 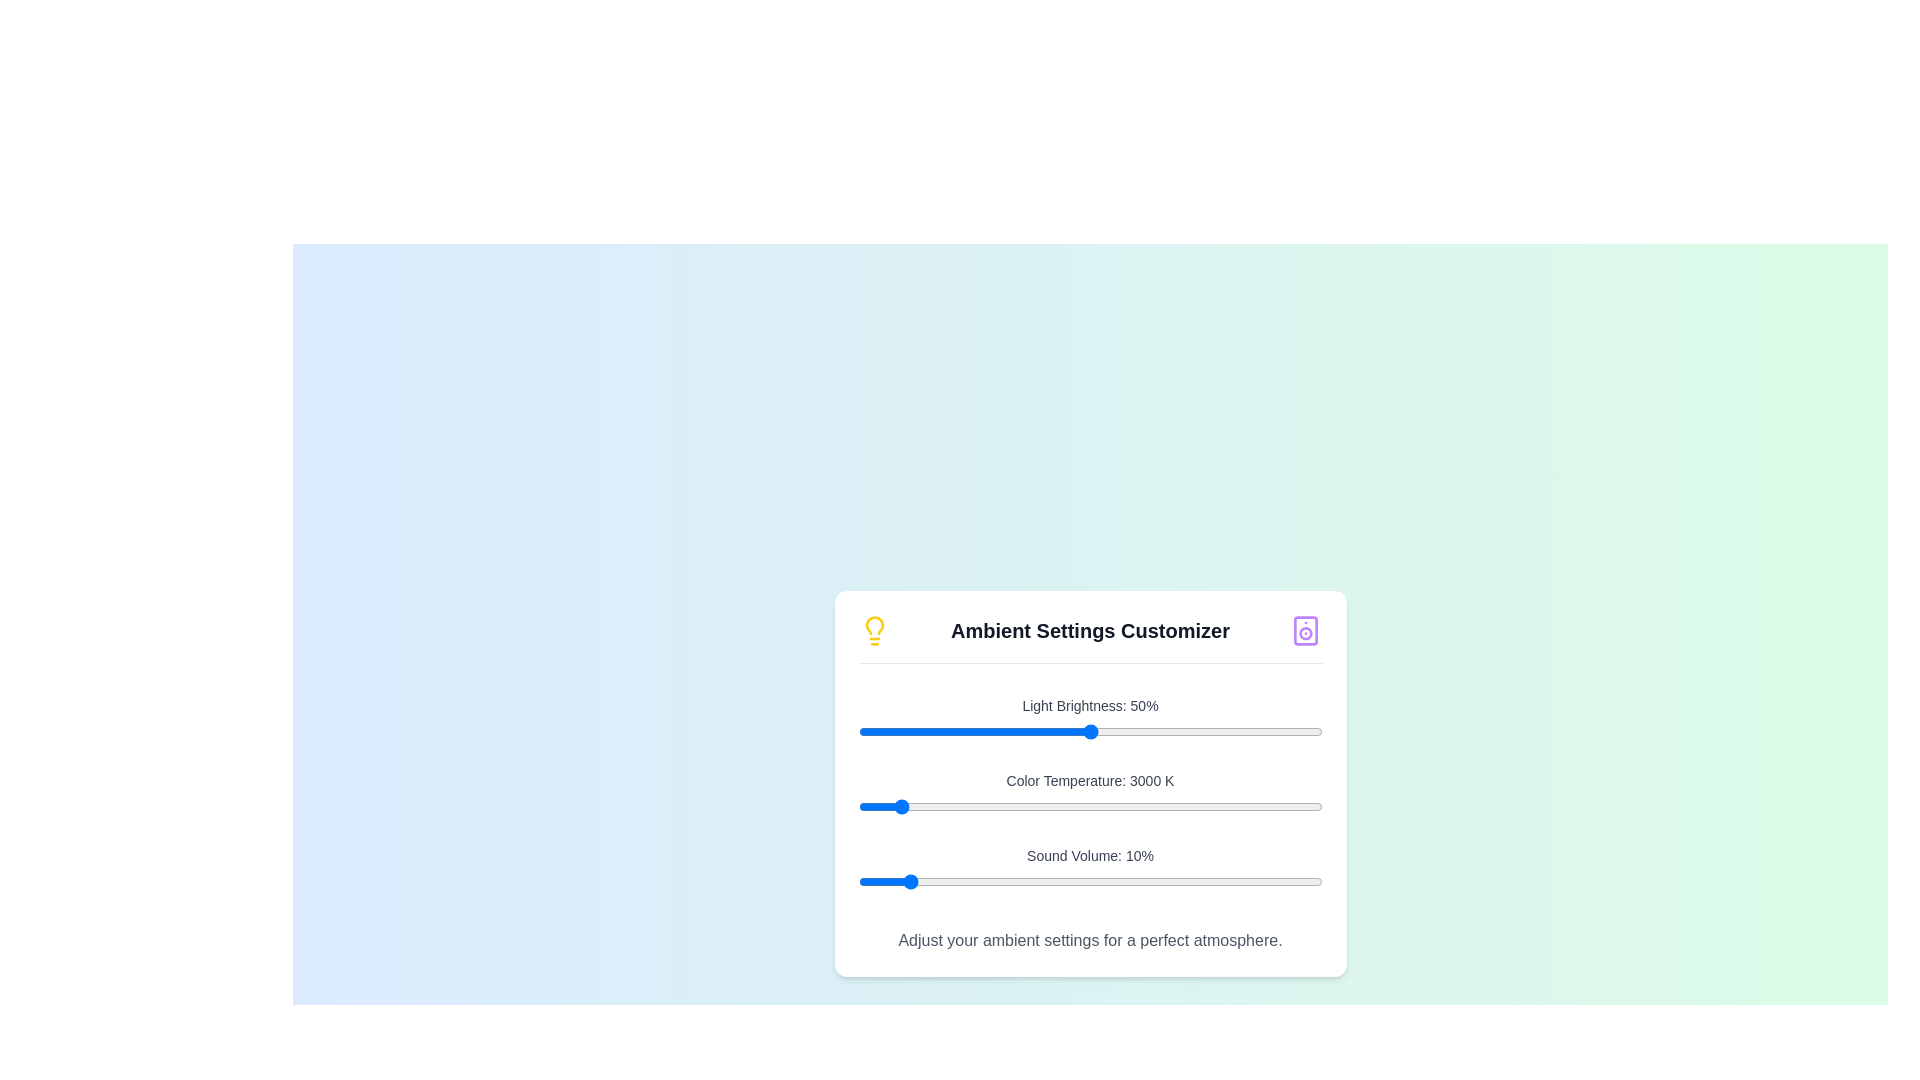 I want to click on color temperature, so click(x=1107, y=805).